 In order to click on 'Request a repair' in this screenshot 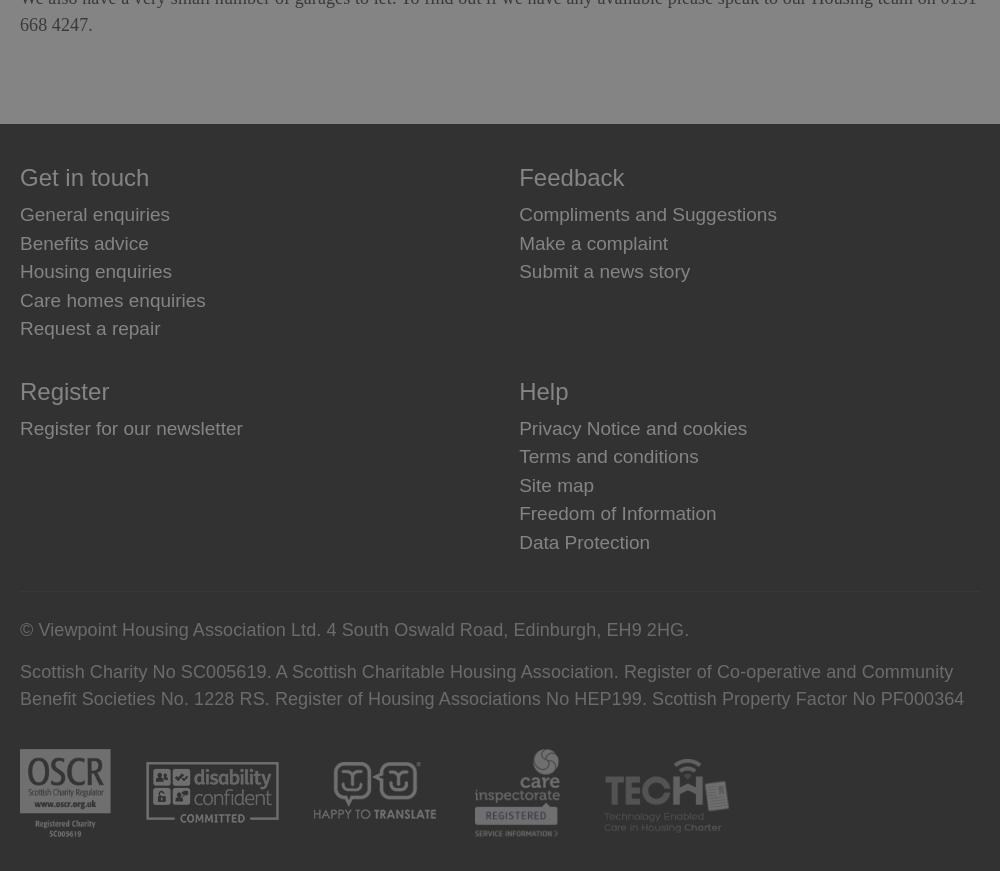, I will do `click(20, 327)`.